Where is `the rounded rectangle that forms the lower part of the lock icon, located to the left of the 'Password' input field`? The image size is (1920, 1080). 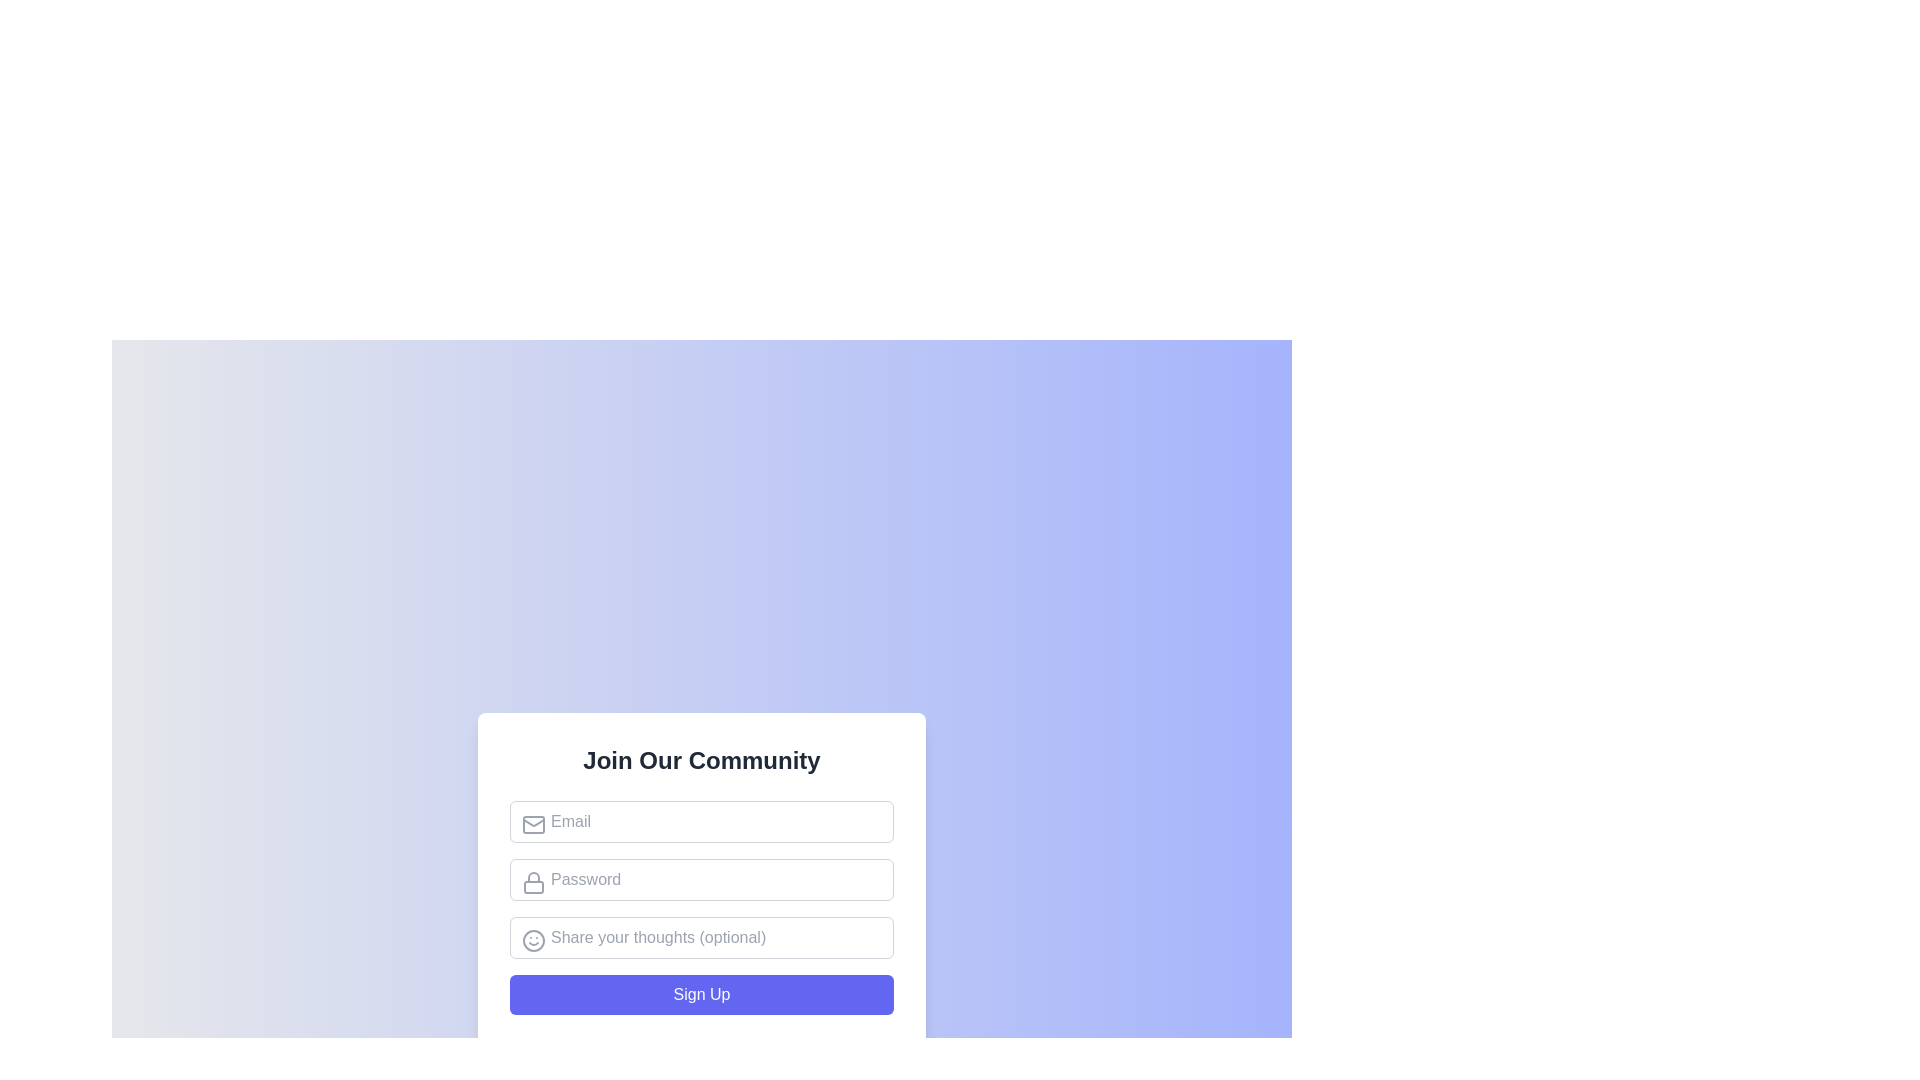 the rounded rectangle that forms the lower part of the lock icon, located to the left of the 'Password' input field is located at coordinates (533, 886).